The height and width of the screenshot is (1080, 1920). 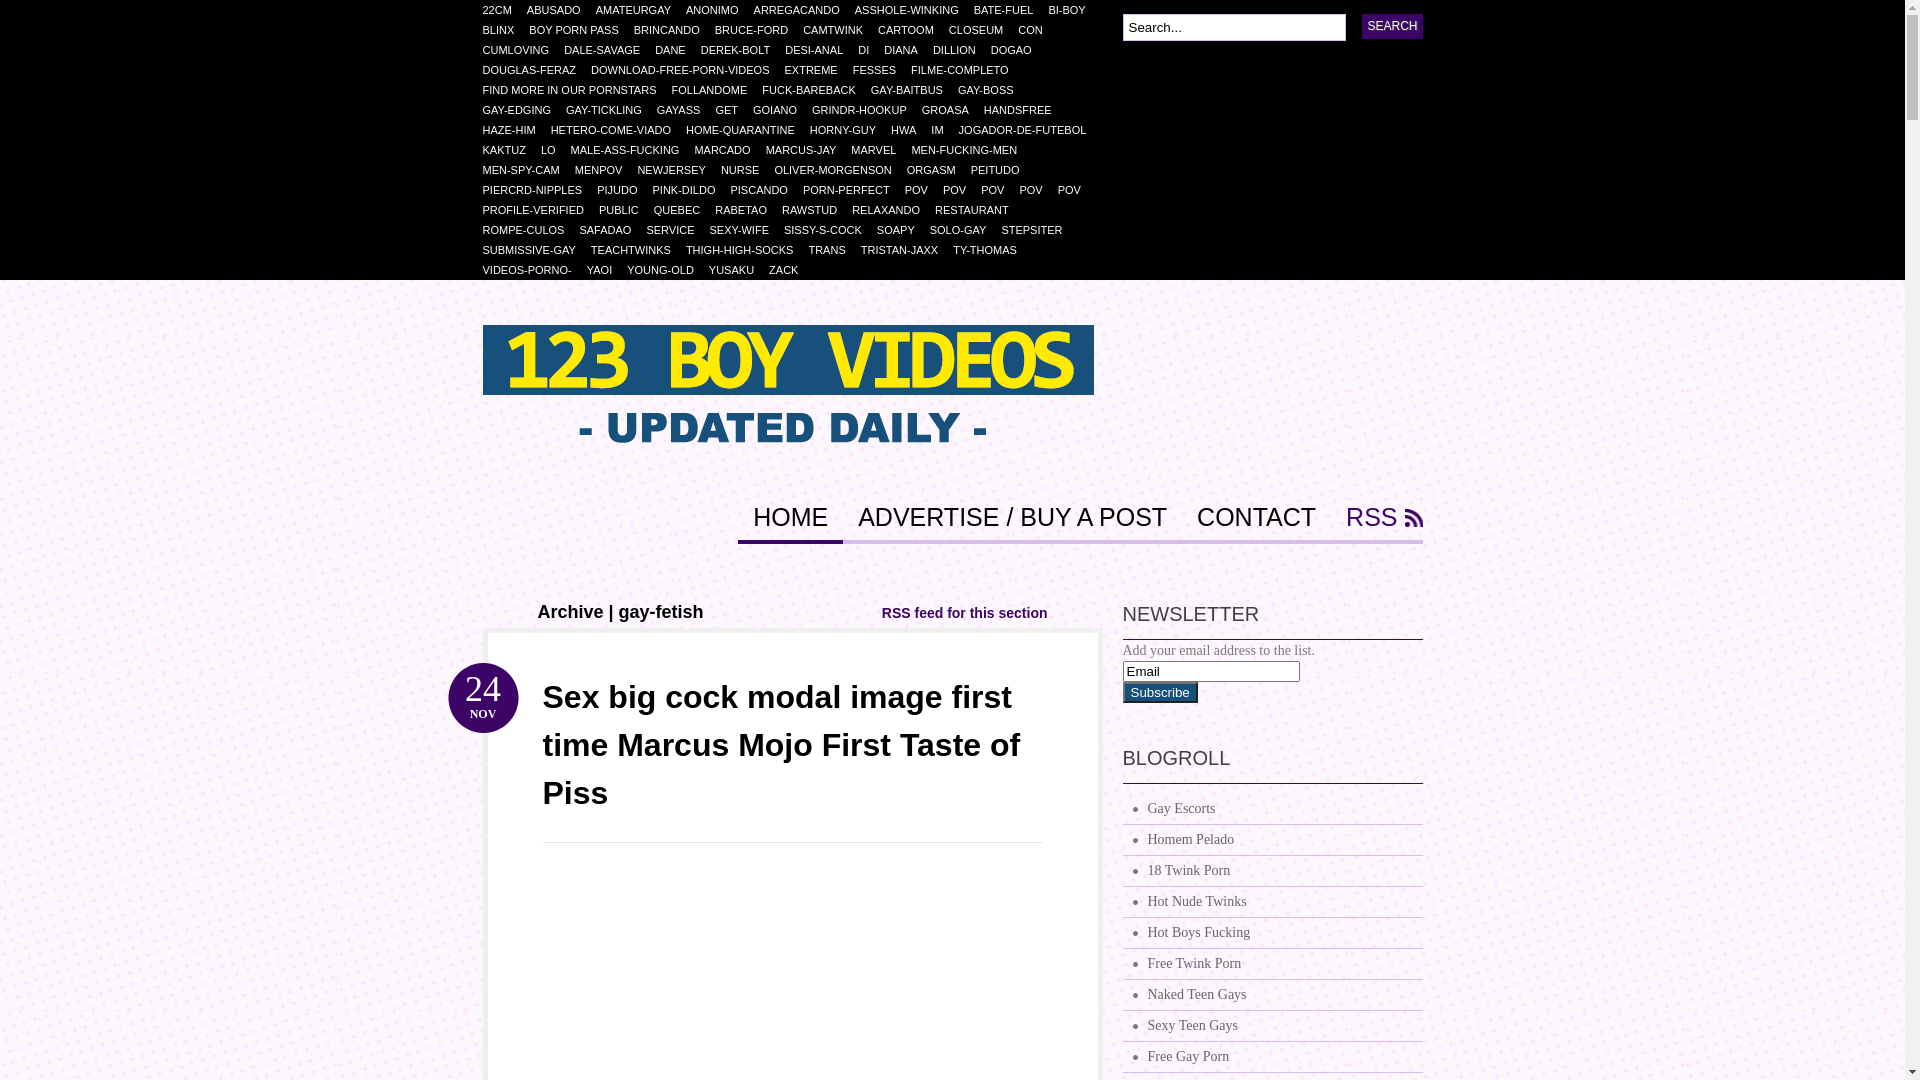 I want to click on 'GAYASS', so click(x=686, y=110).